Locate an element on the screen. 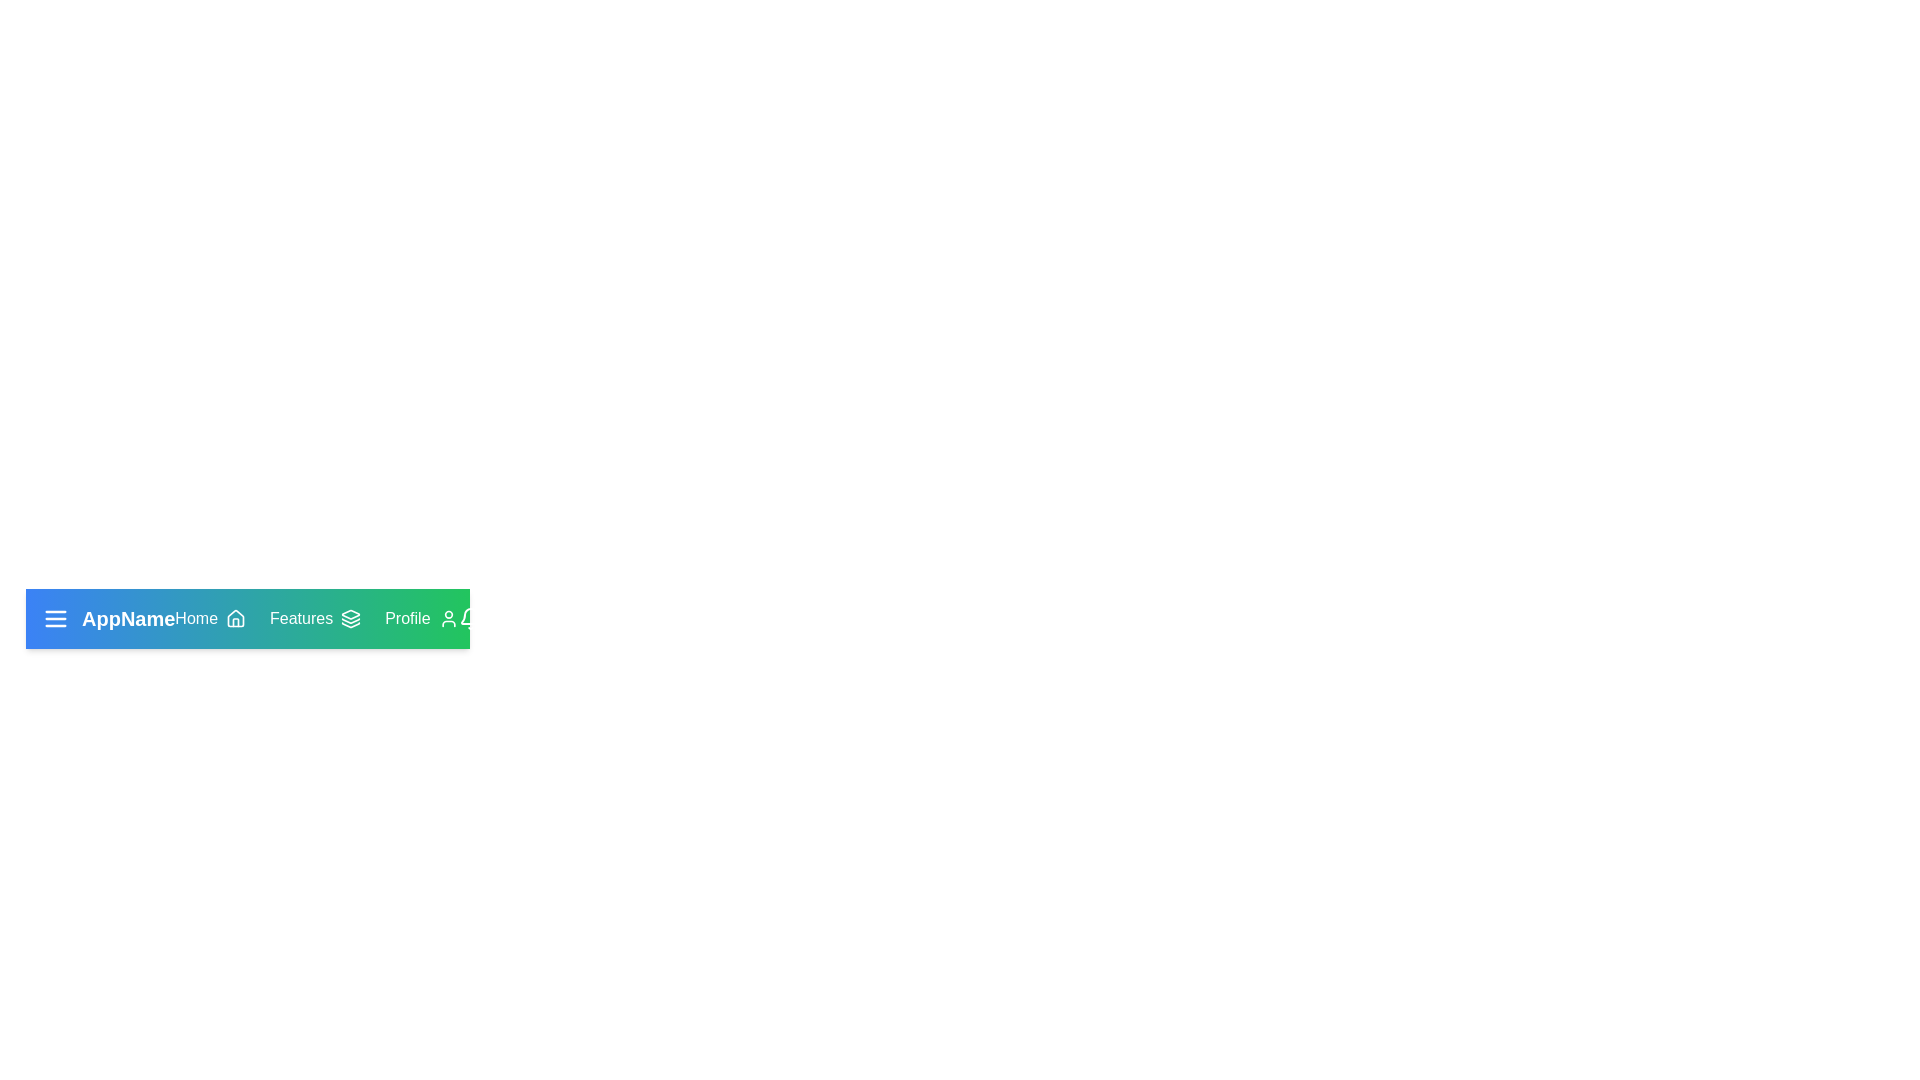  the 'AppName' text to simulate selection is located at coordinates (107, 617).